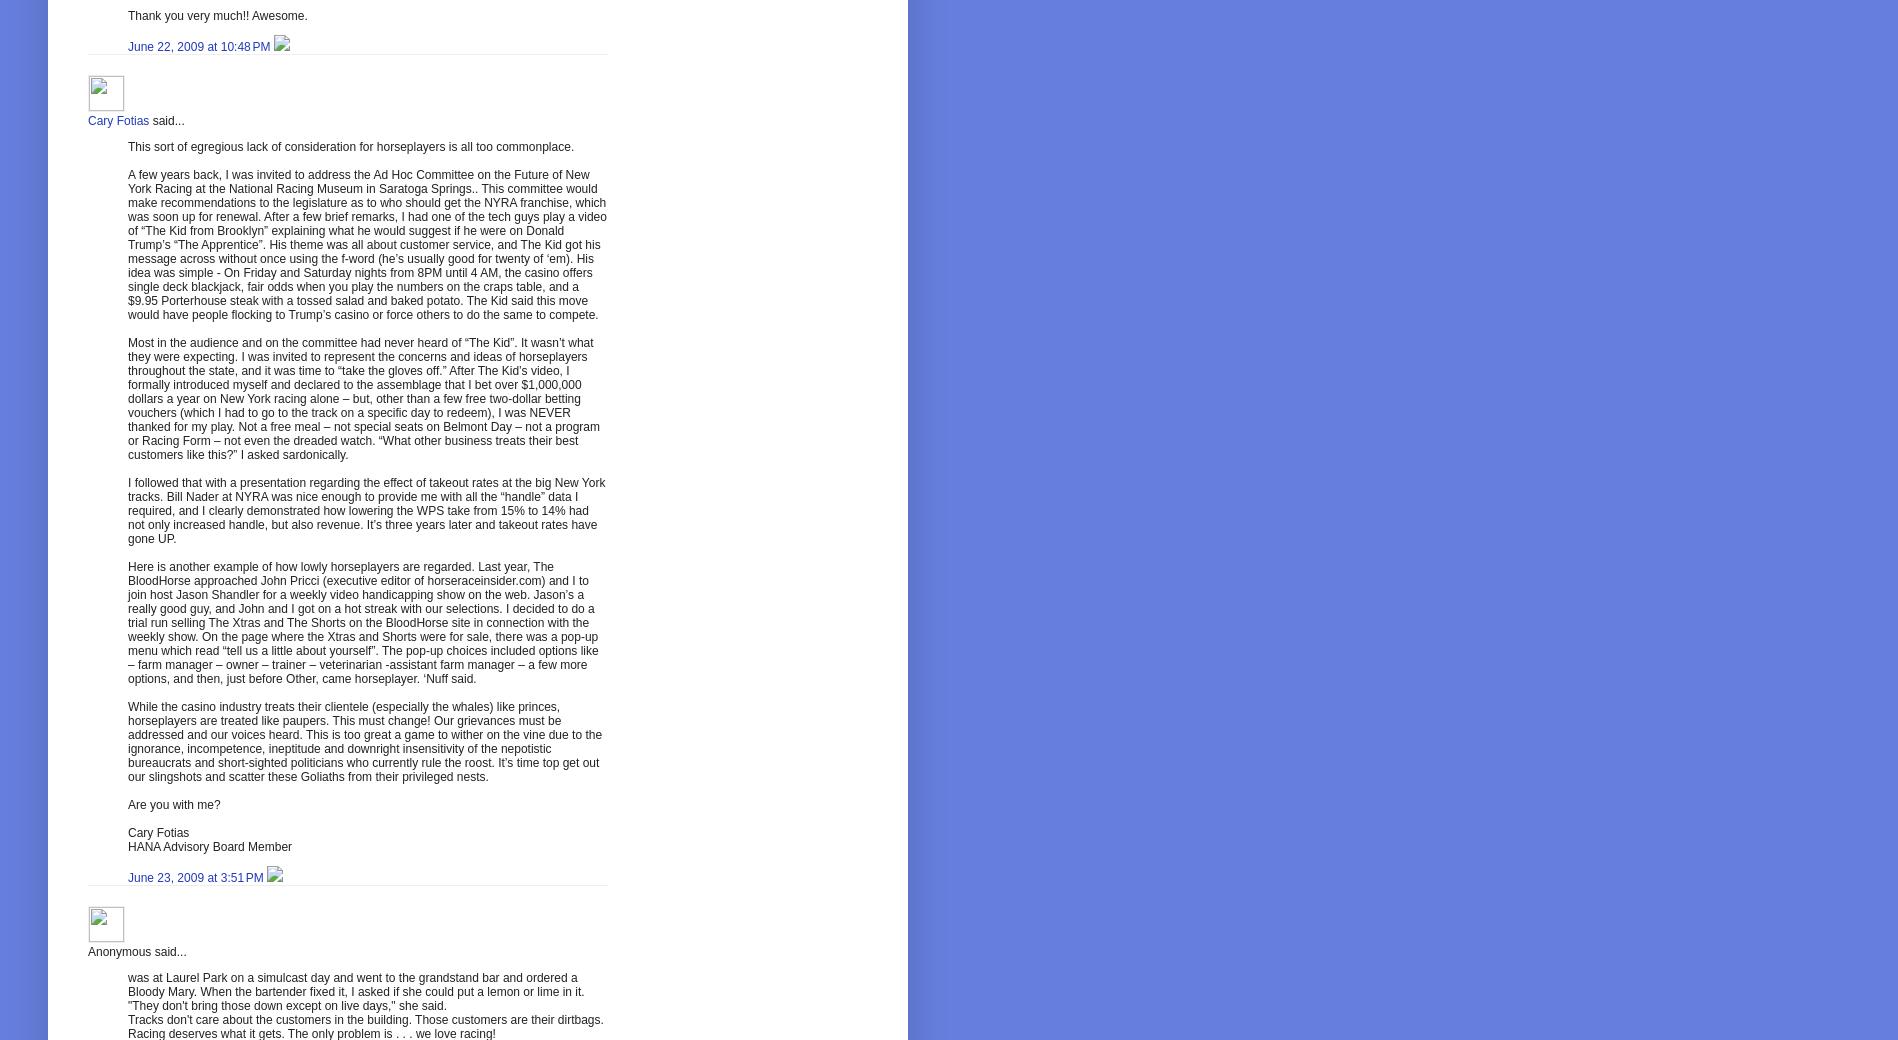 Image resolution: width=1898 pixels, height=1040 pixels. What do you see at coordinates (208, 845) in the screenshot?
I see `'HANA Advisory Board Member'` at bounding box center [208, 845].